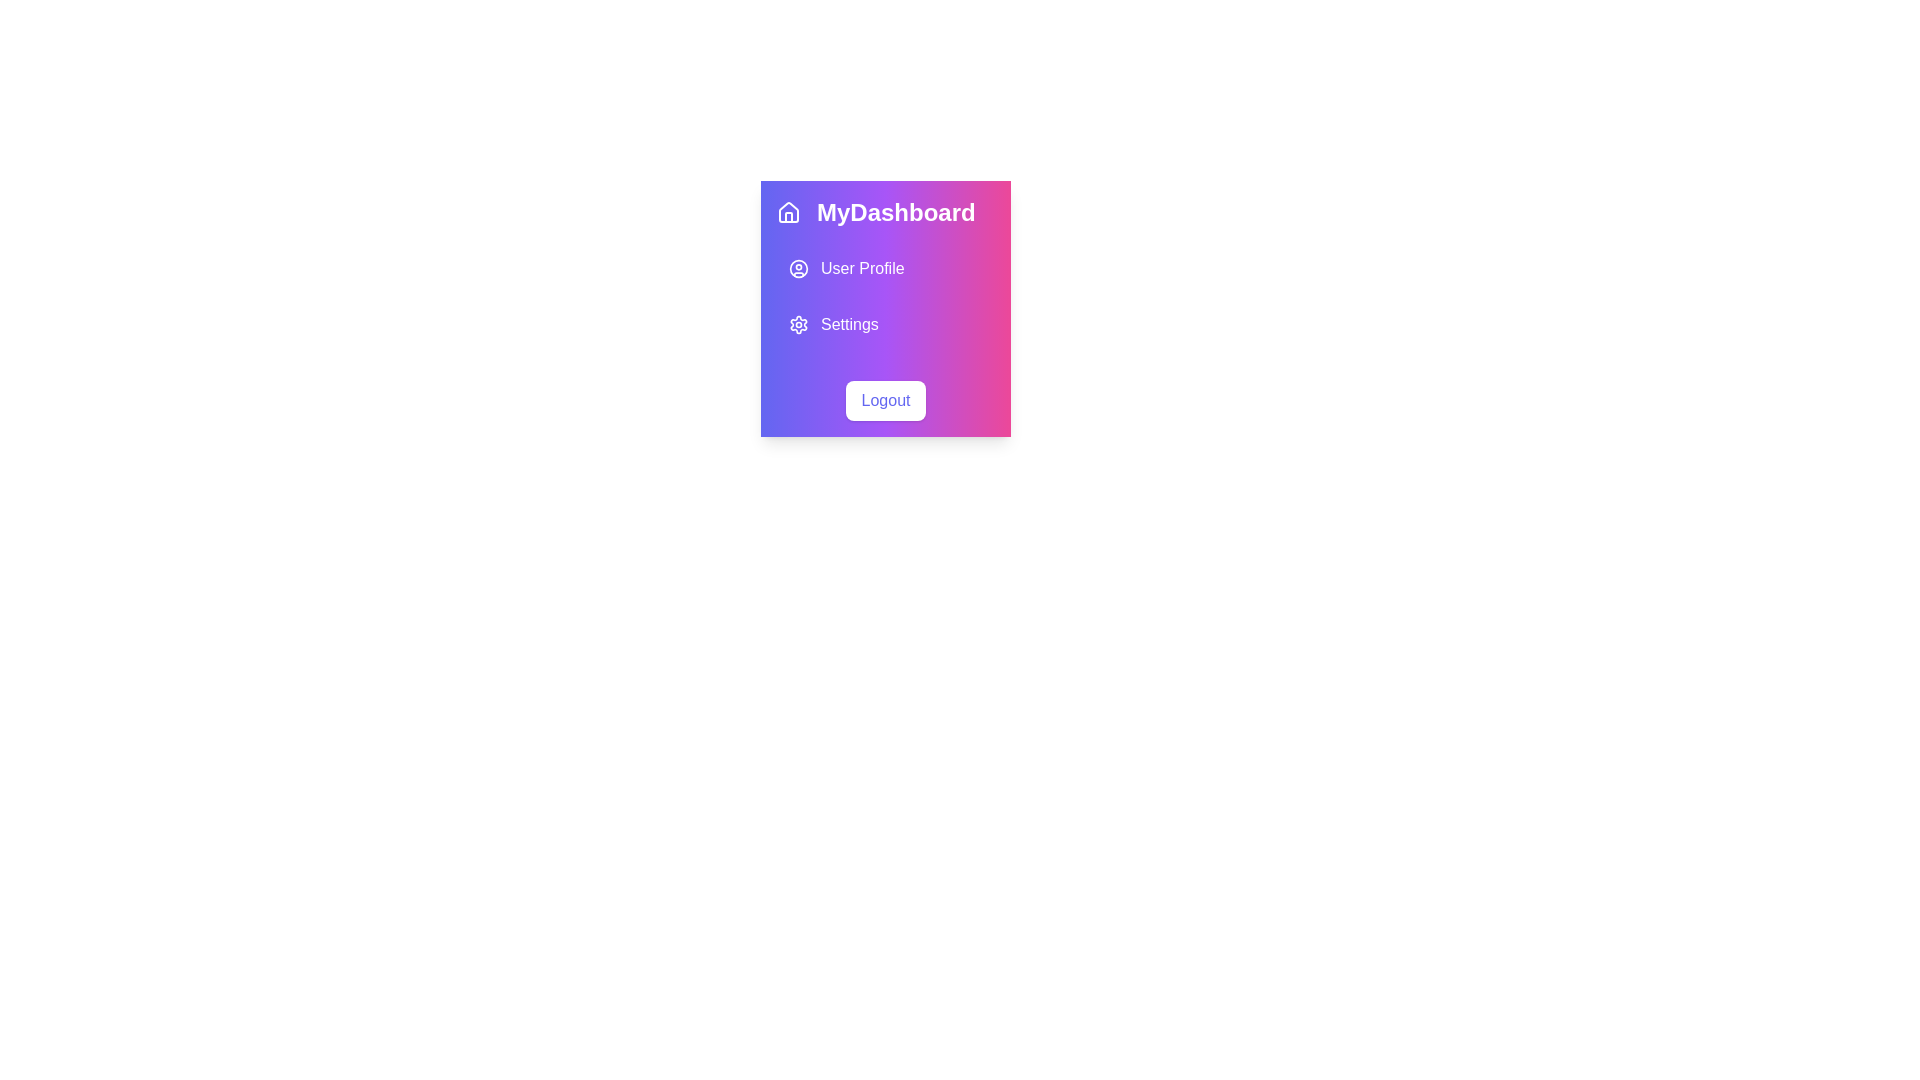 Image resolution: width=1920 pixels, height=1080 pixels. I want to click on the 'Logout' button, which is a rectangular button with a white background and blue text, located at the bottom of the menu under 'MyDashboard', so click(885, 401).